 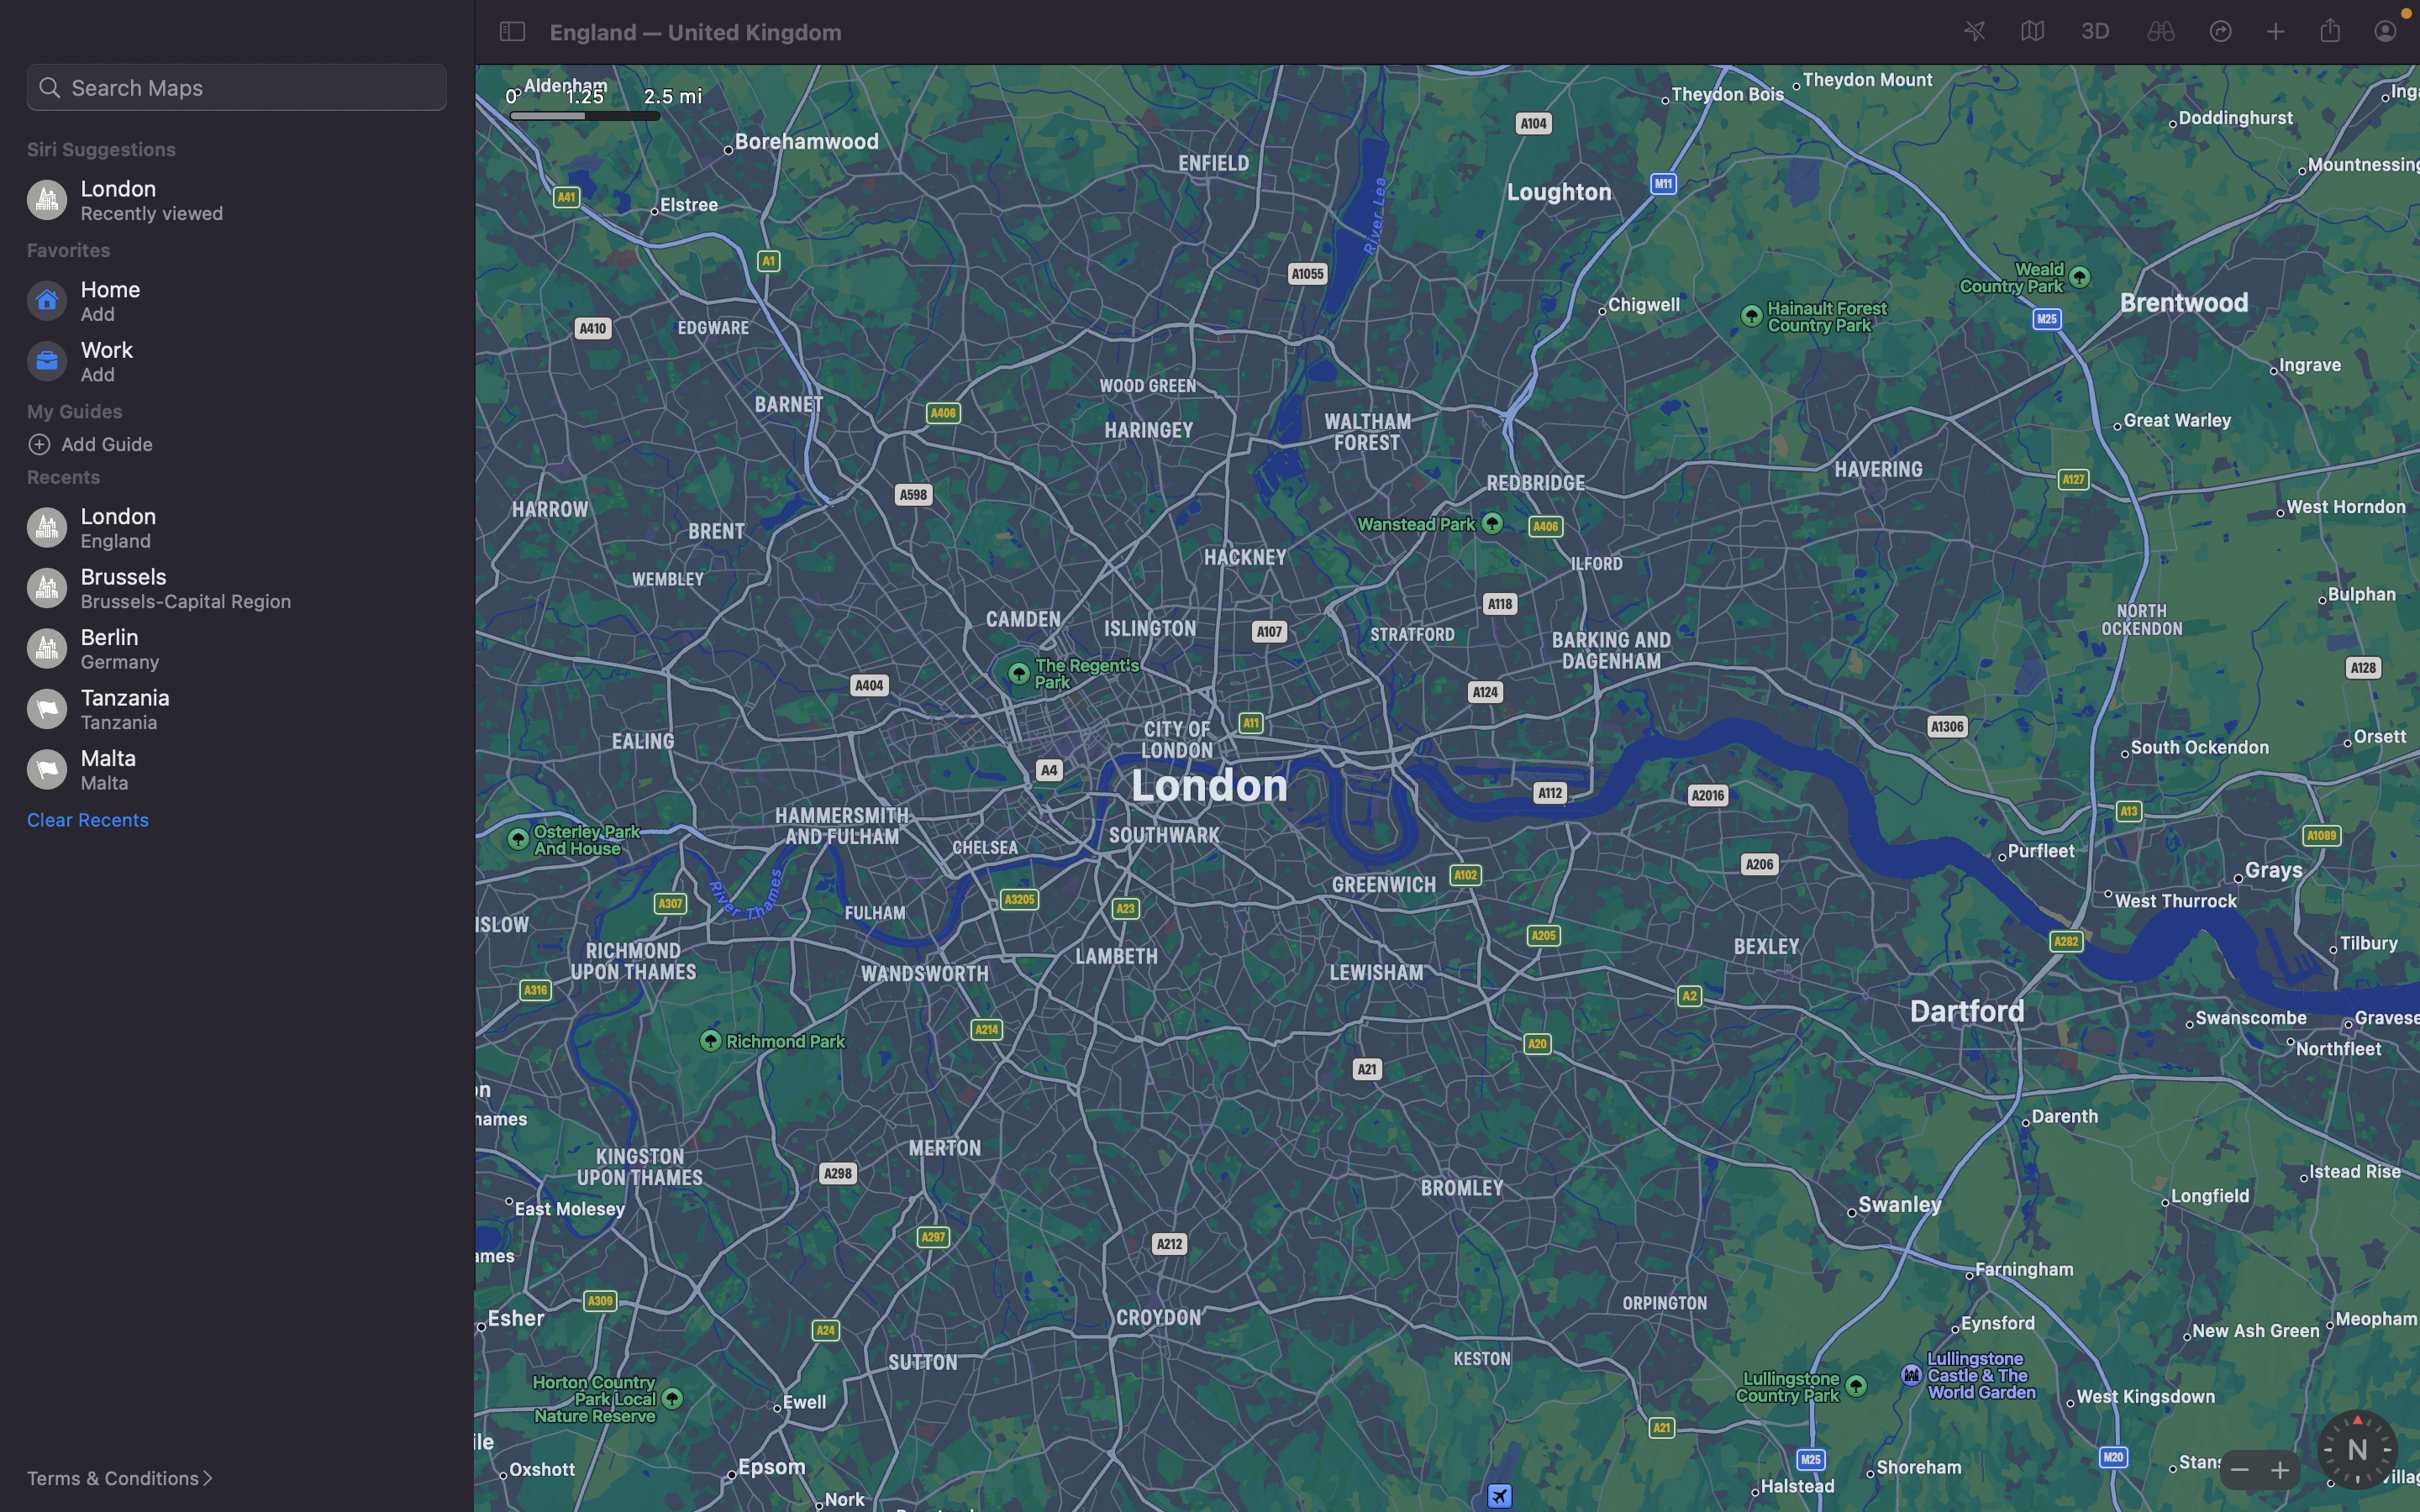 What do you see at coordinates (2237, 1468) in the screenshot?
I see `Zoom out on the map` at bounding box center [2237, 1468].